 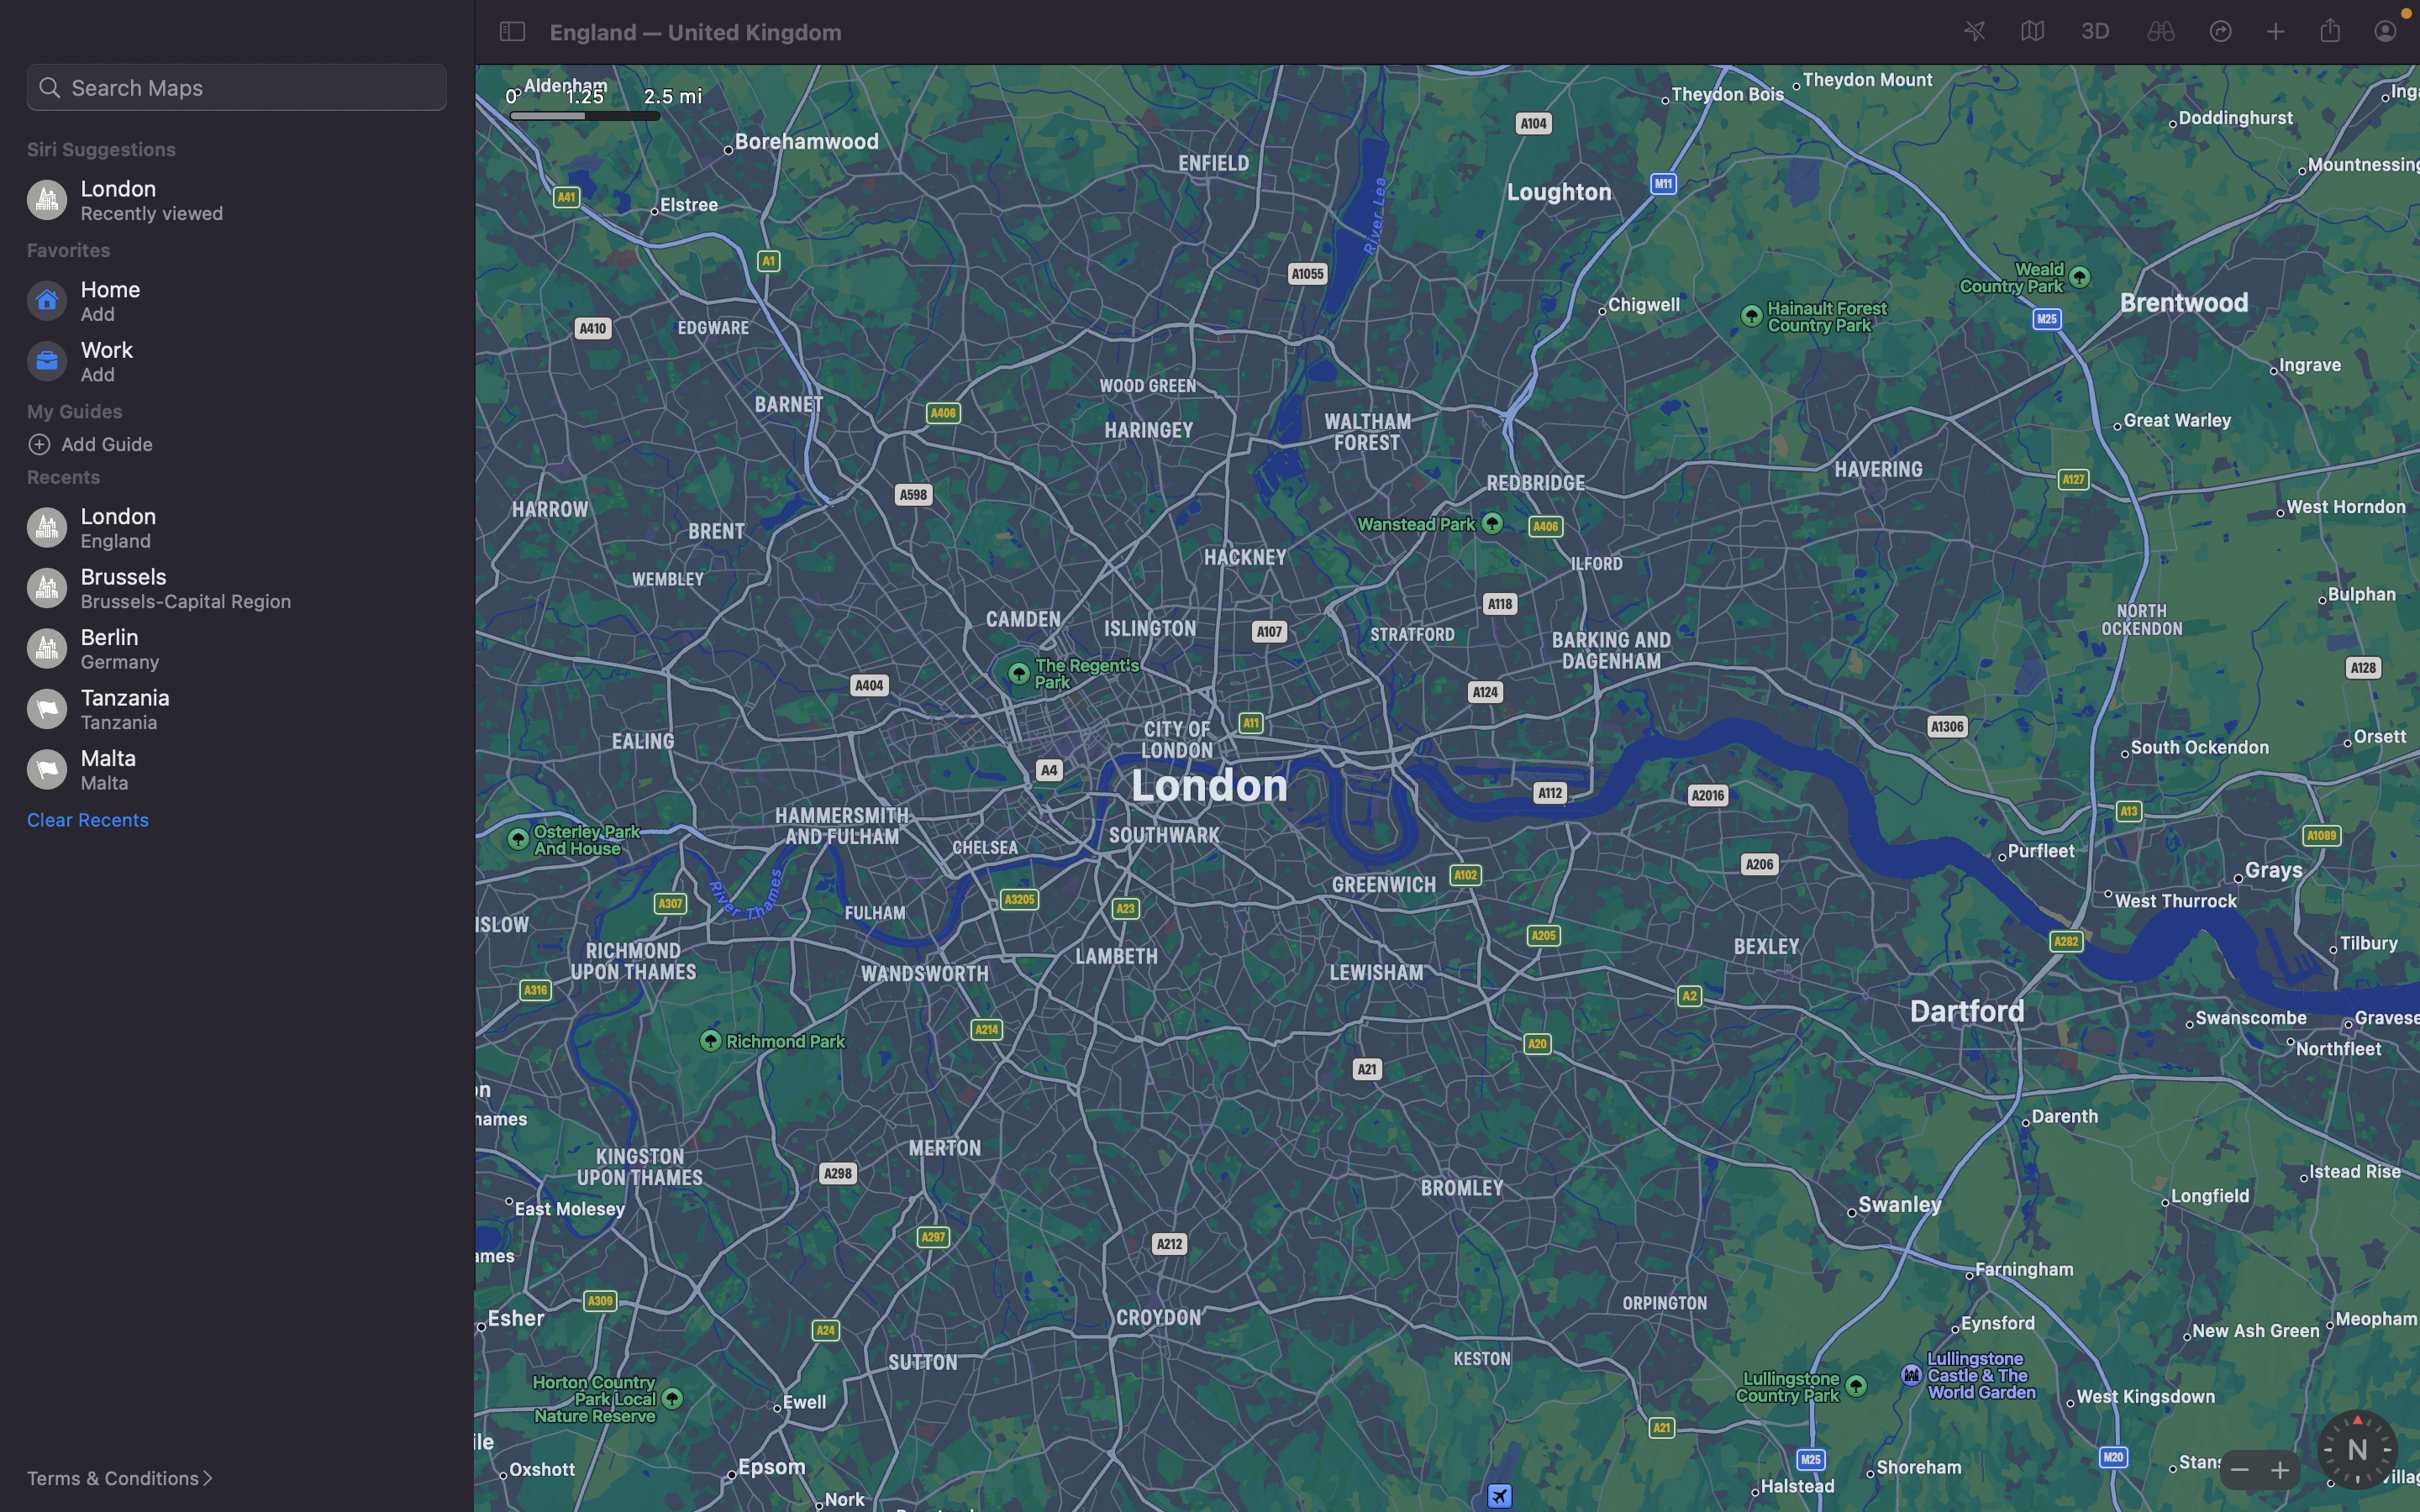 What do you see at coordinates (2237, 1468) in the screenshot?
I see `Zoom out on the map` at bounding box center [2237, 1468].